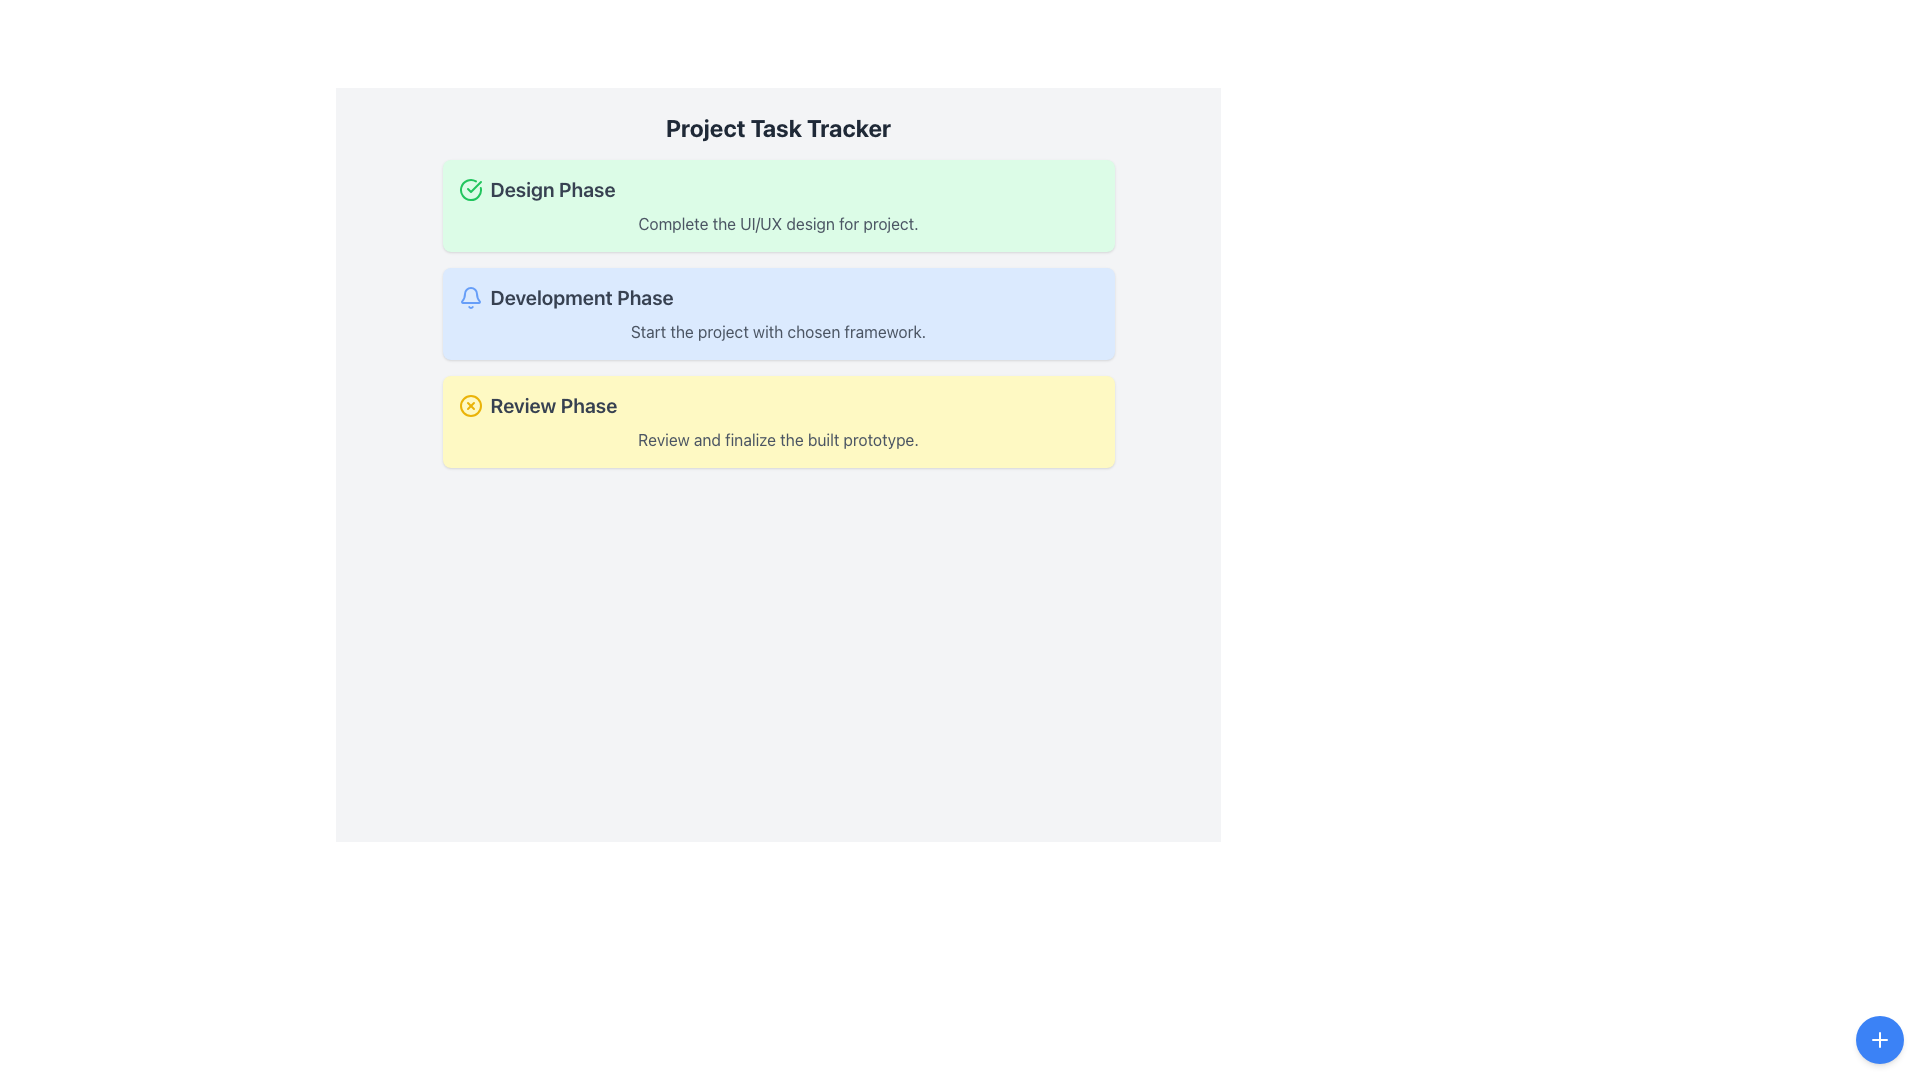  I want to click on the Status icon, which is located to the left of the 'Review Phase' text within the yellow-background card labeled 'Review Phase.' This icon visually represents the status of the Review Phase and may indicate an issue with a red 'x', so click(469, 405).